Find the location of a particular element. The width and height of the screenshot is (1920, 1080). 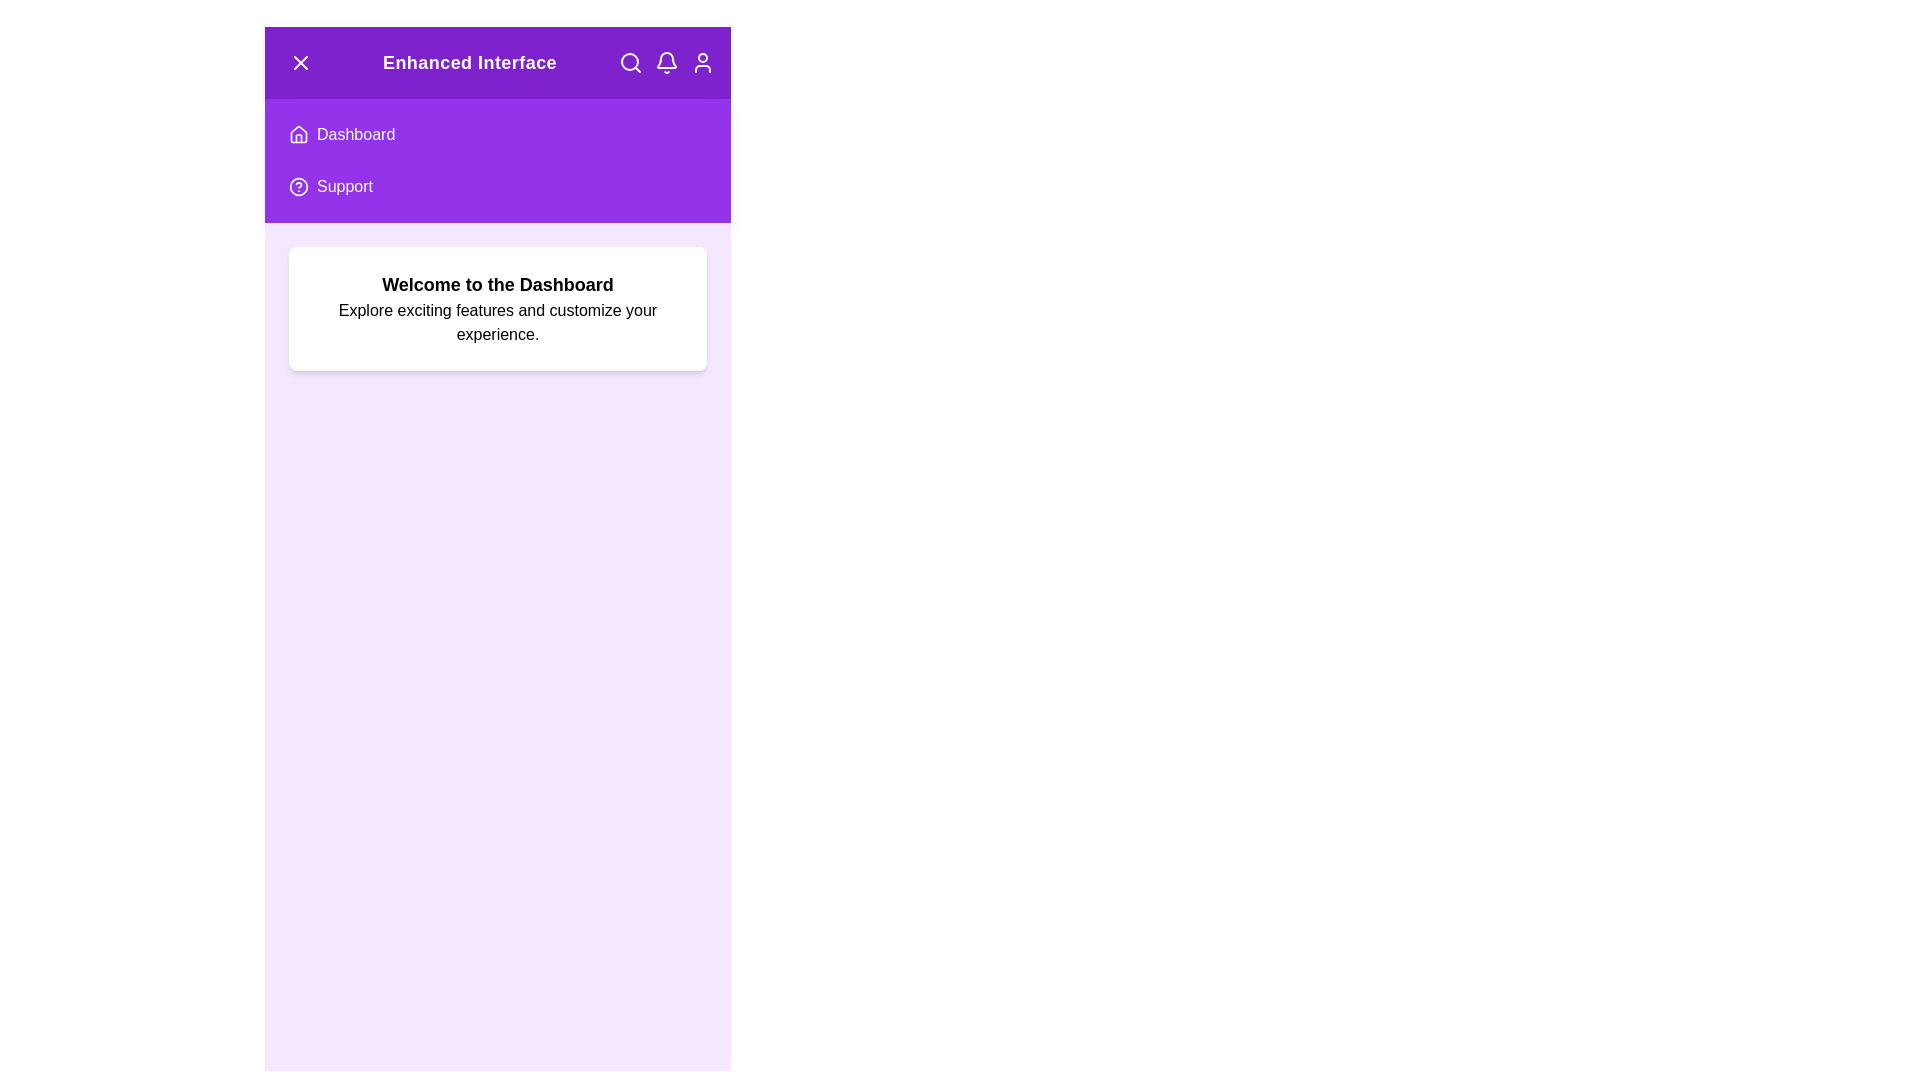

the notifications icon in the header is located at coordinates (667, 61).